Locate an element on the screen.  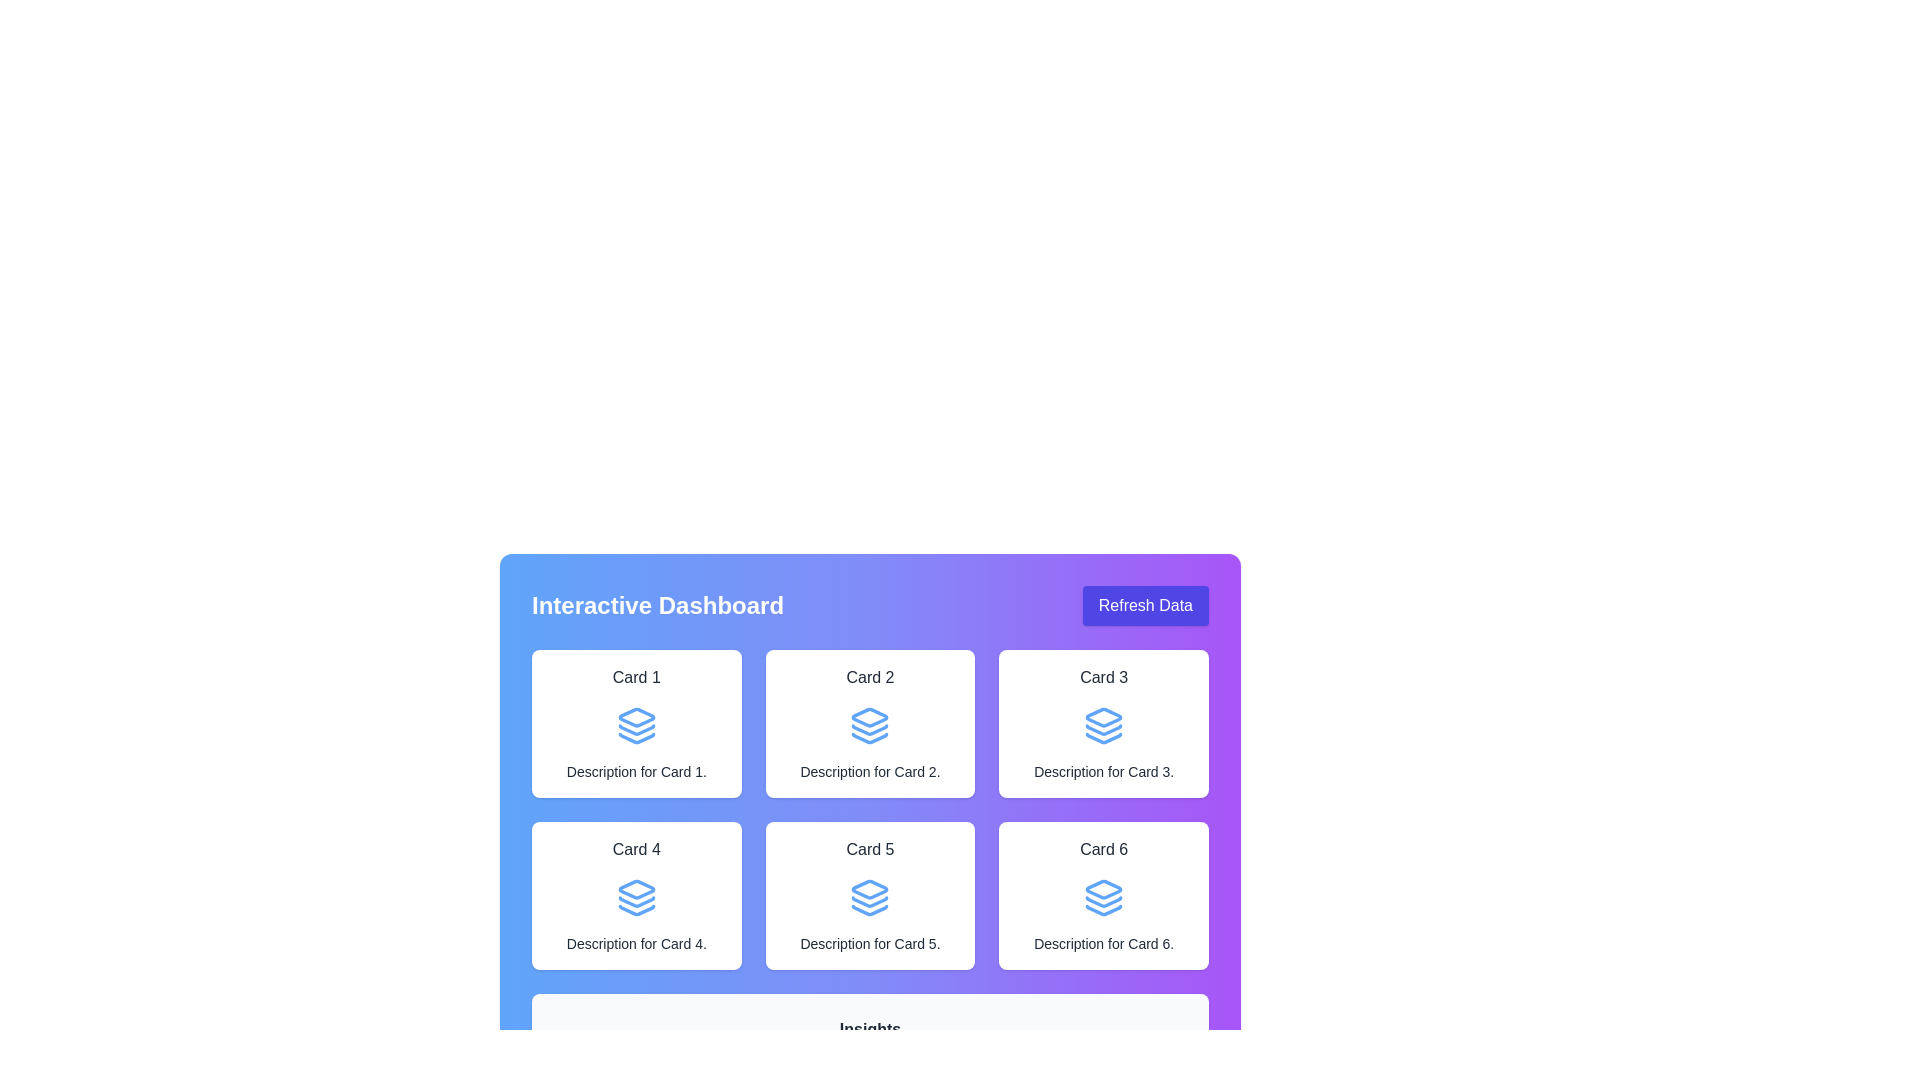
the static text label displaying 'Card 1' located at the top of the first card in the grid layout on the dashboard is located at coordinates (635, 677).